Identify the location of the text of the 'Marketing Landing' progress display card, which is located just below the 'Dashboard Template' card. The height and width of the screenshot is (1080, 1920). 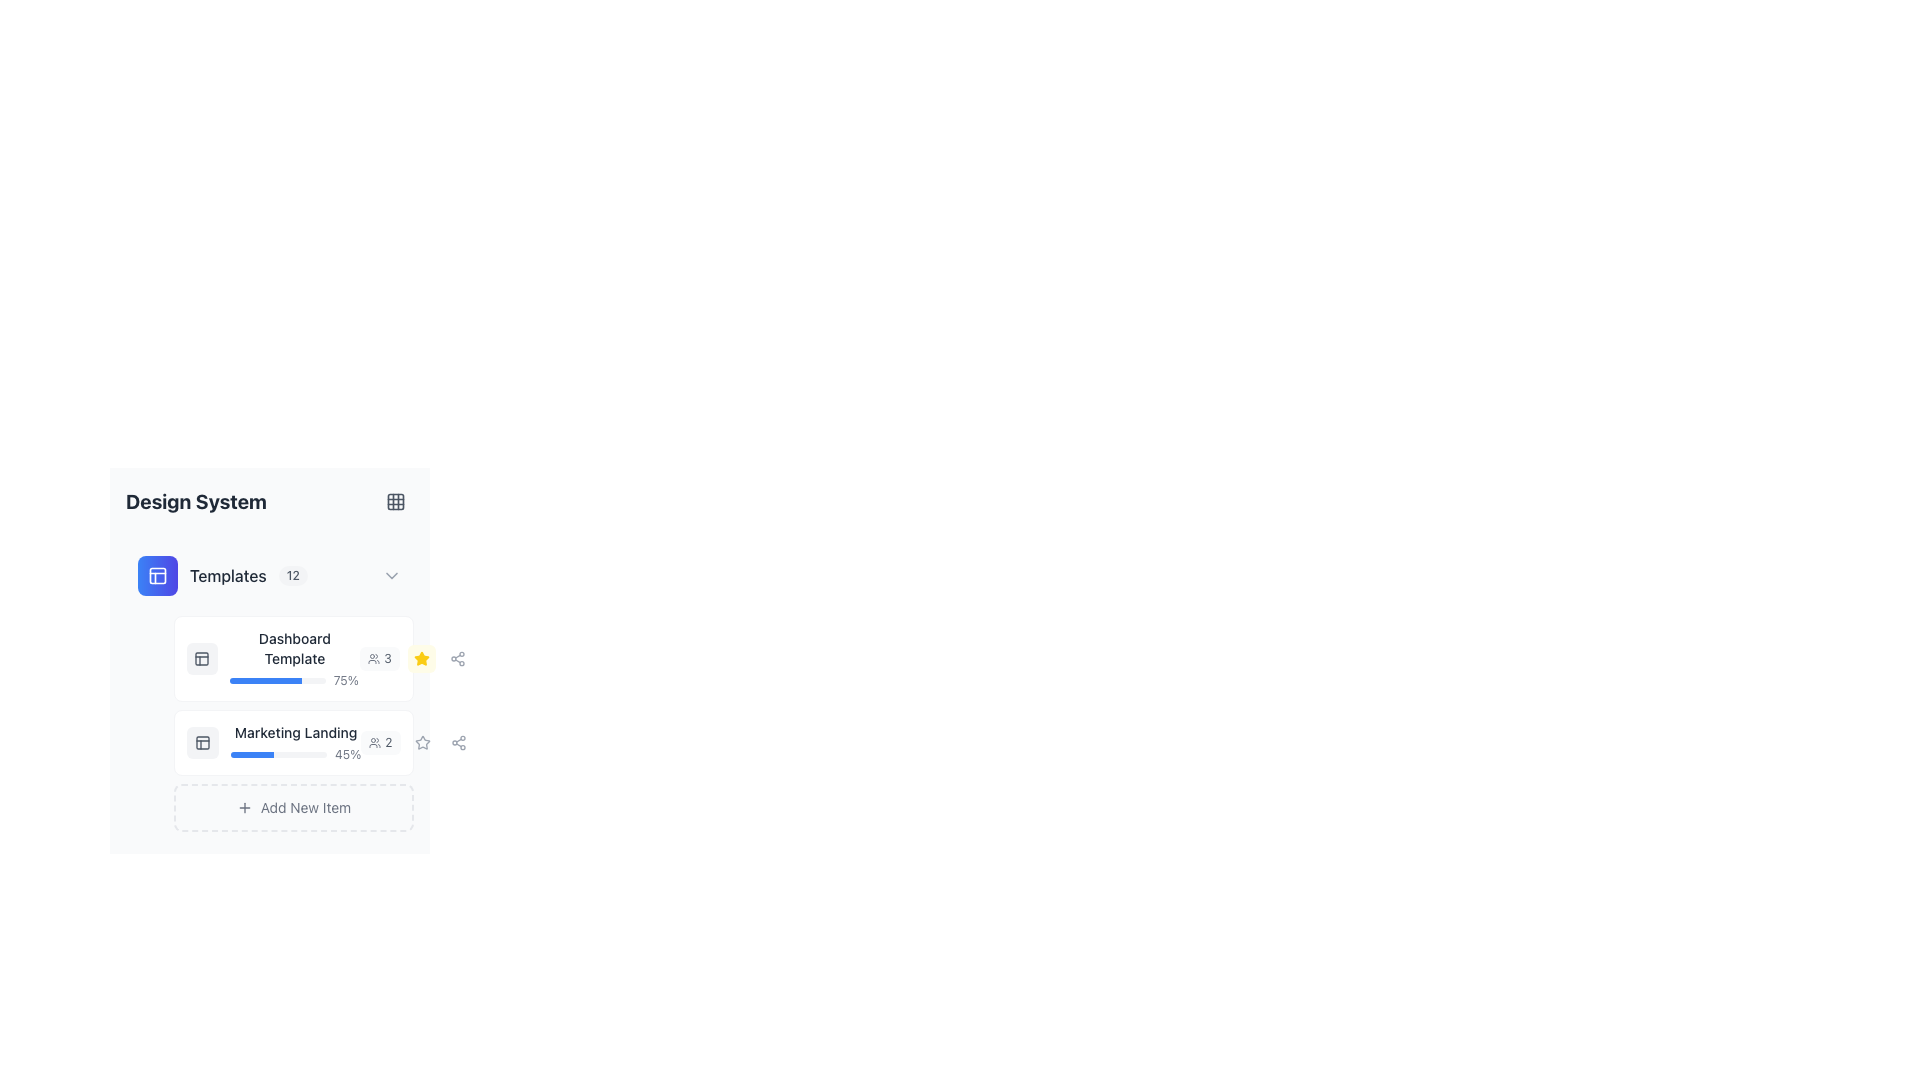
(273, 743).